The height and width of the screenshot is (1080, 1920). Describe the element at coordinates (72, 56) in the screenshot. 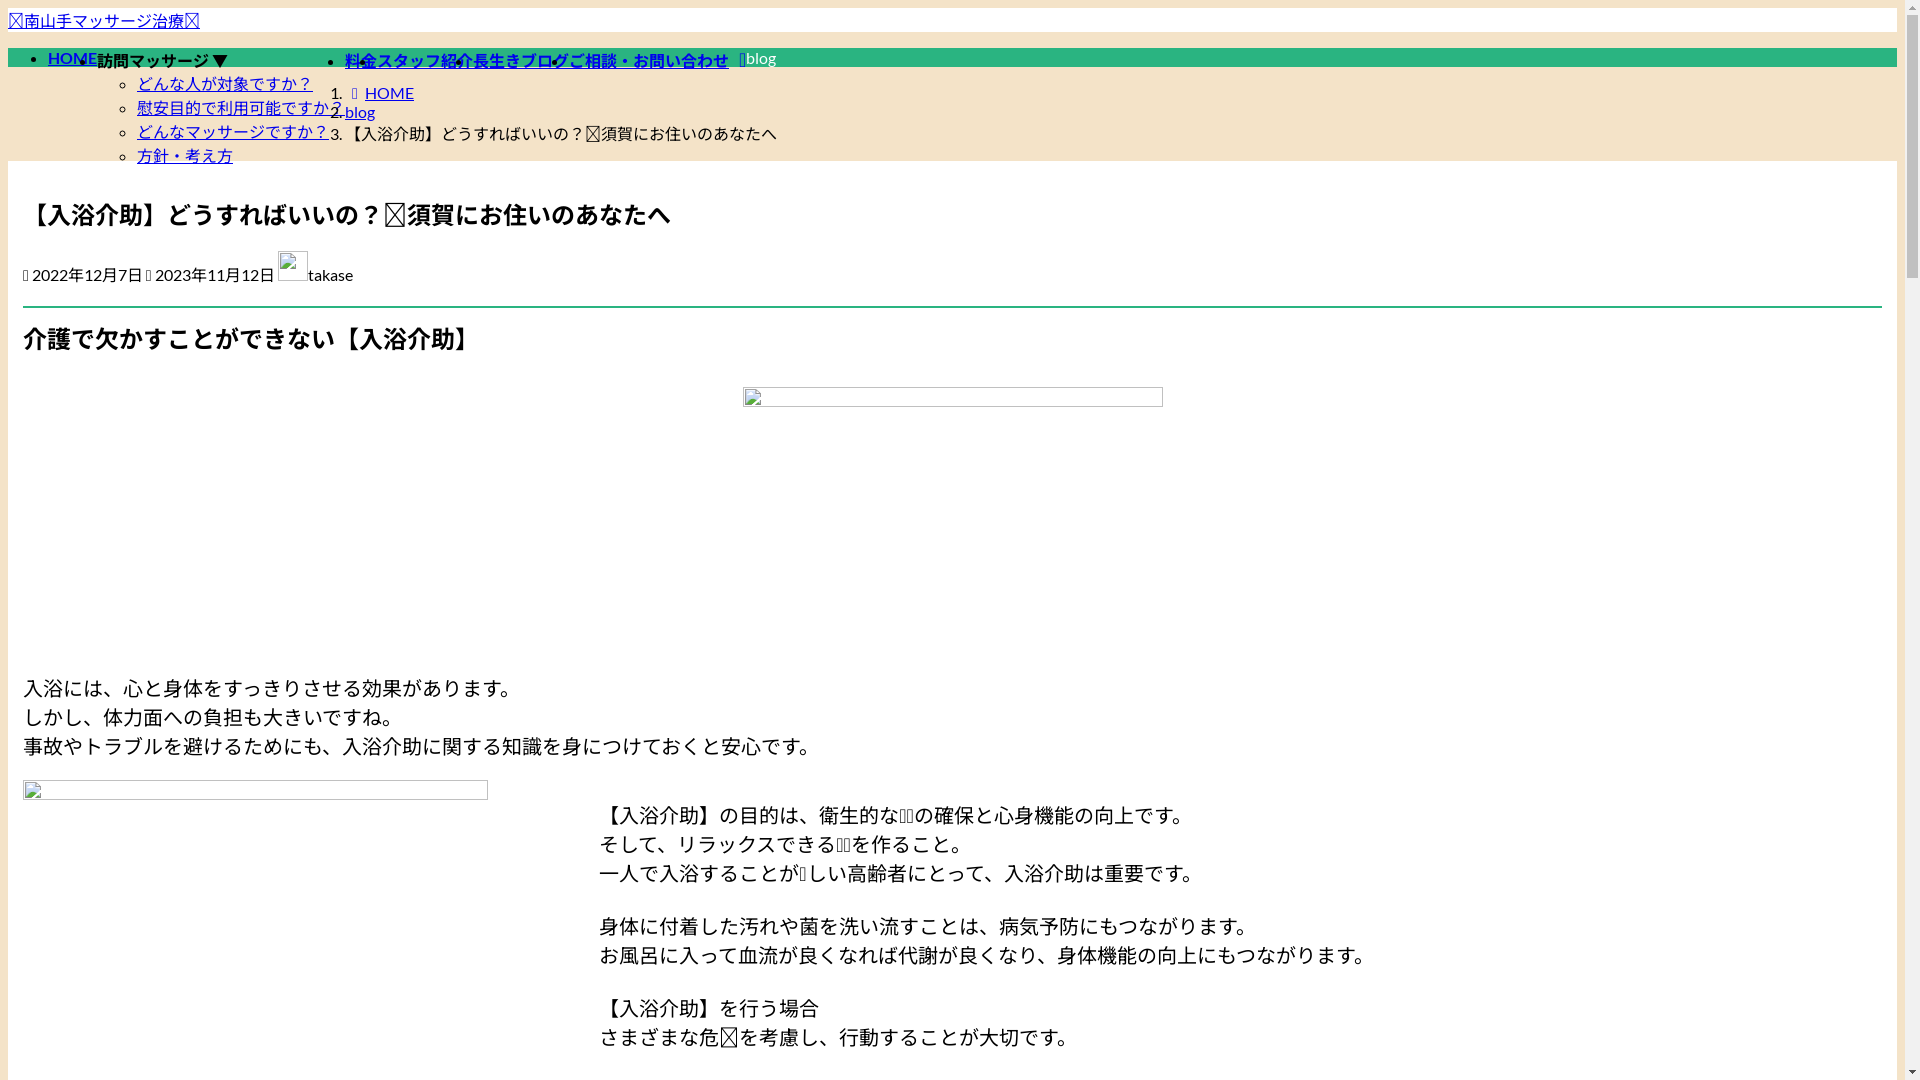

I see `'HOME'` at that location.